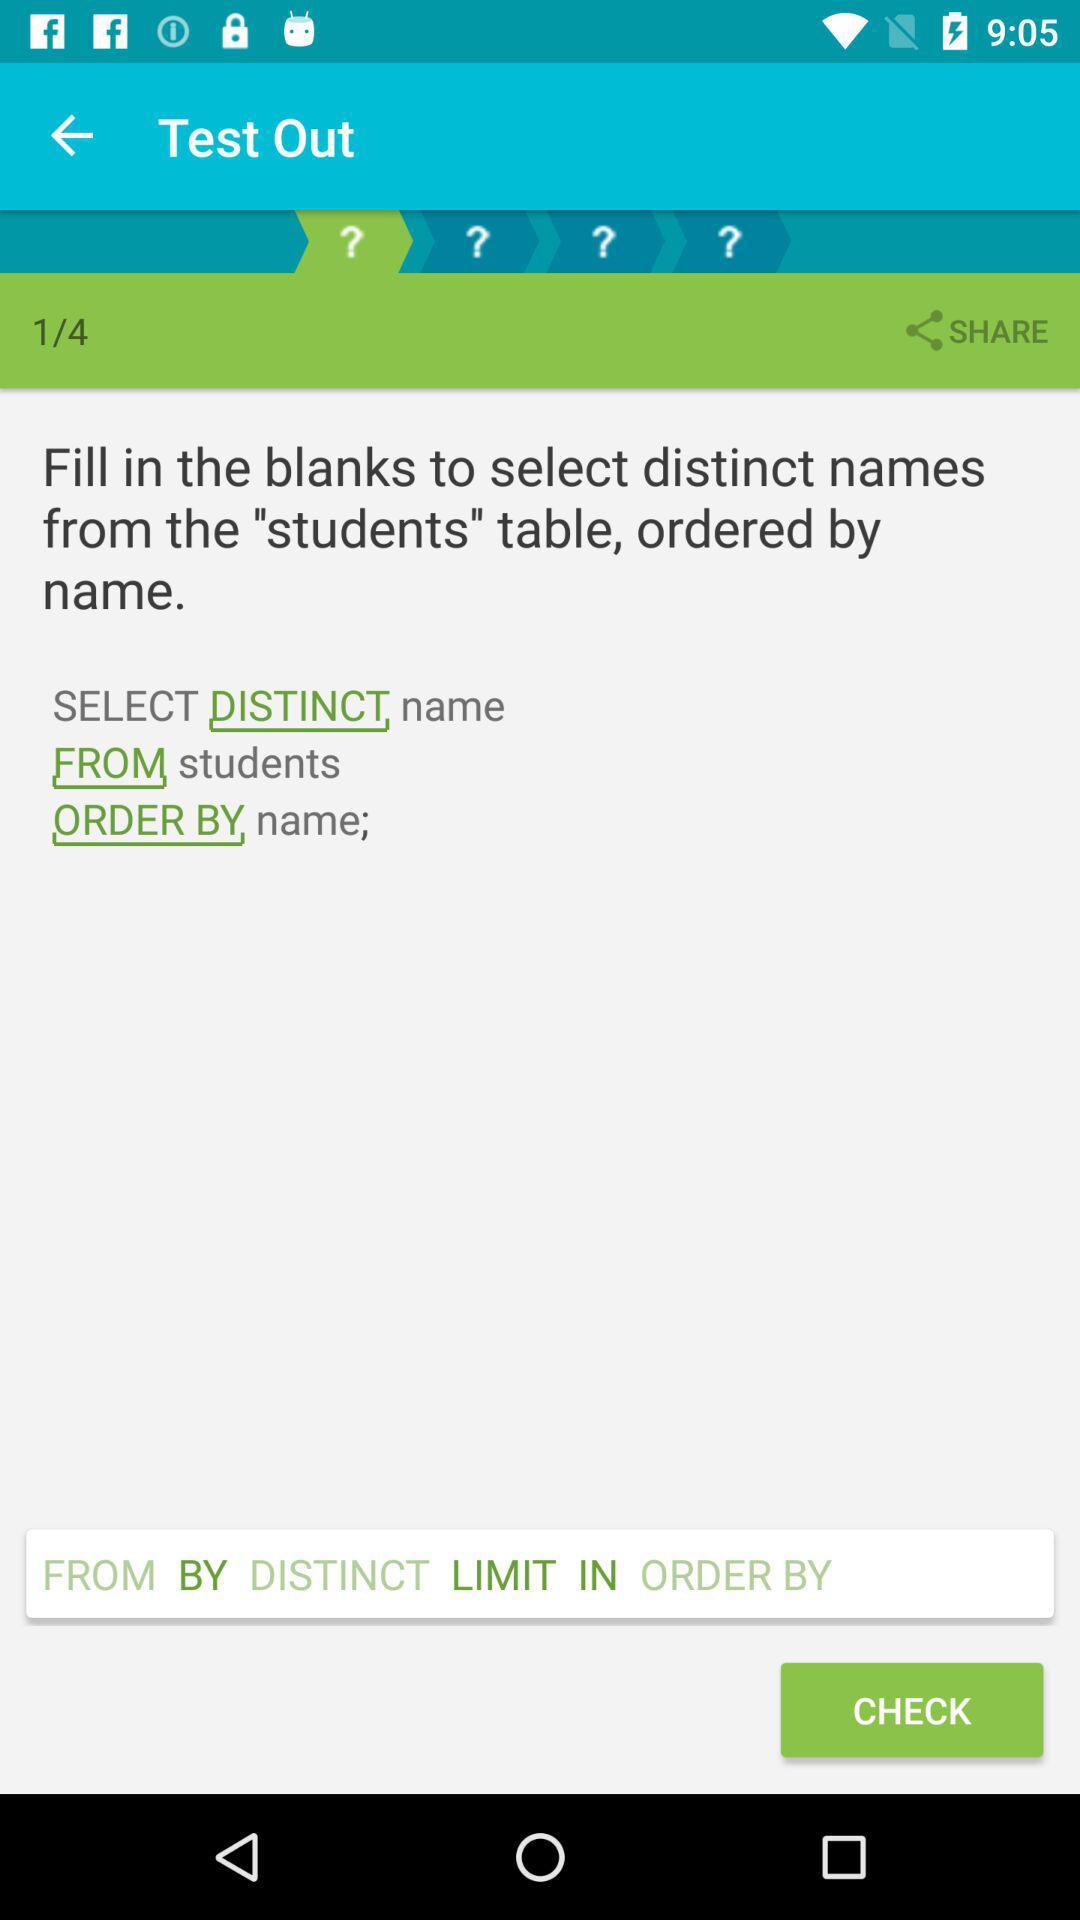 Image resolution: width=1080 pixels, height=1920 pixels. Describe the element at coordinates (973, 330) in the screenshot. I see `icon above the fill in the item` at that location.